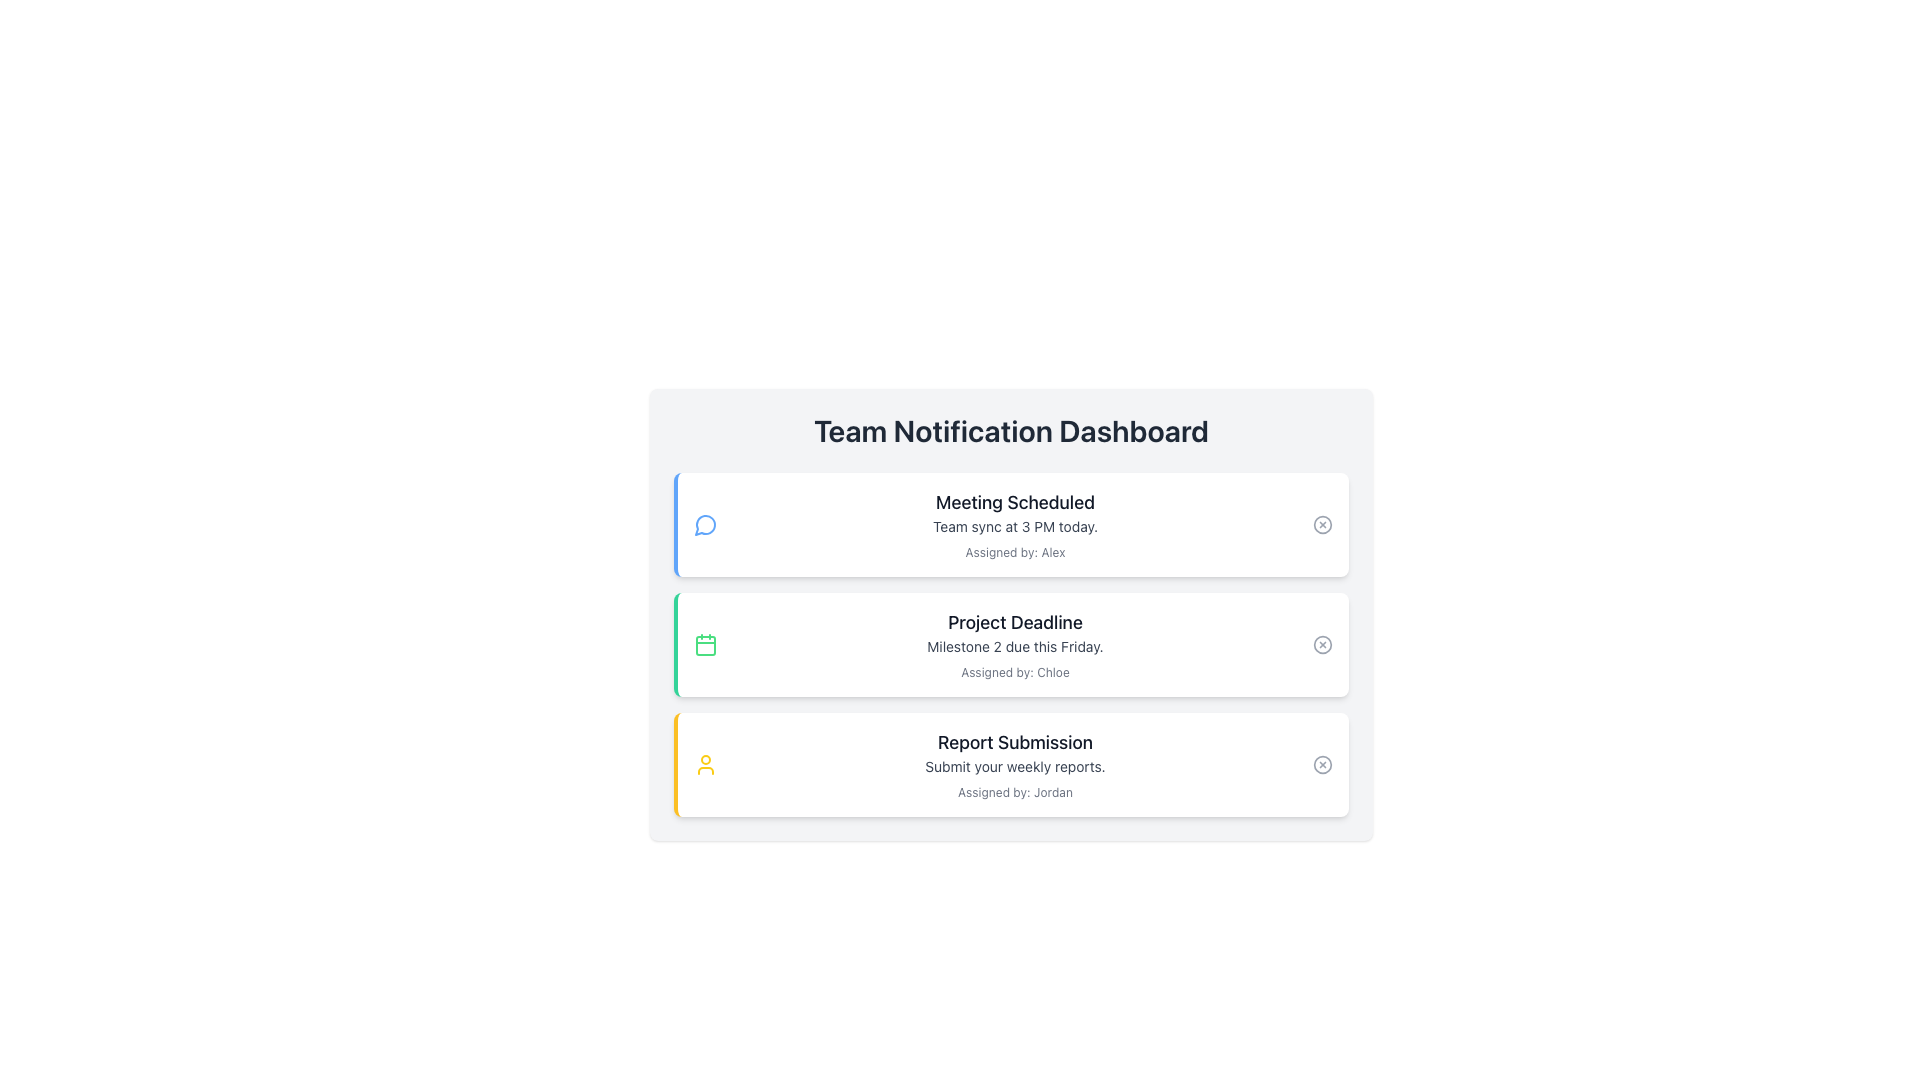  What do you see at coordinates (1015, 526) in the screenshot?
I see `the Text Label that provides descriptive information regarding a scheduled team meeting, located below 'Meeting Scheduled' and above 'Assigned by: Alex'` at bounding box center [1015, 526].